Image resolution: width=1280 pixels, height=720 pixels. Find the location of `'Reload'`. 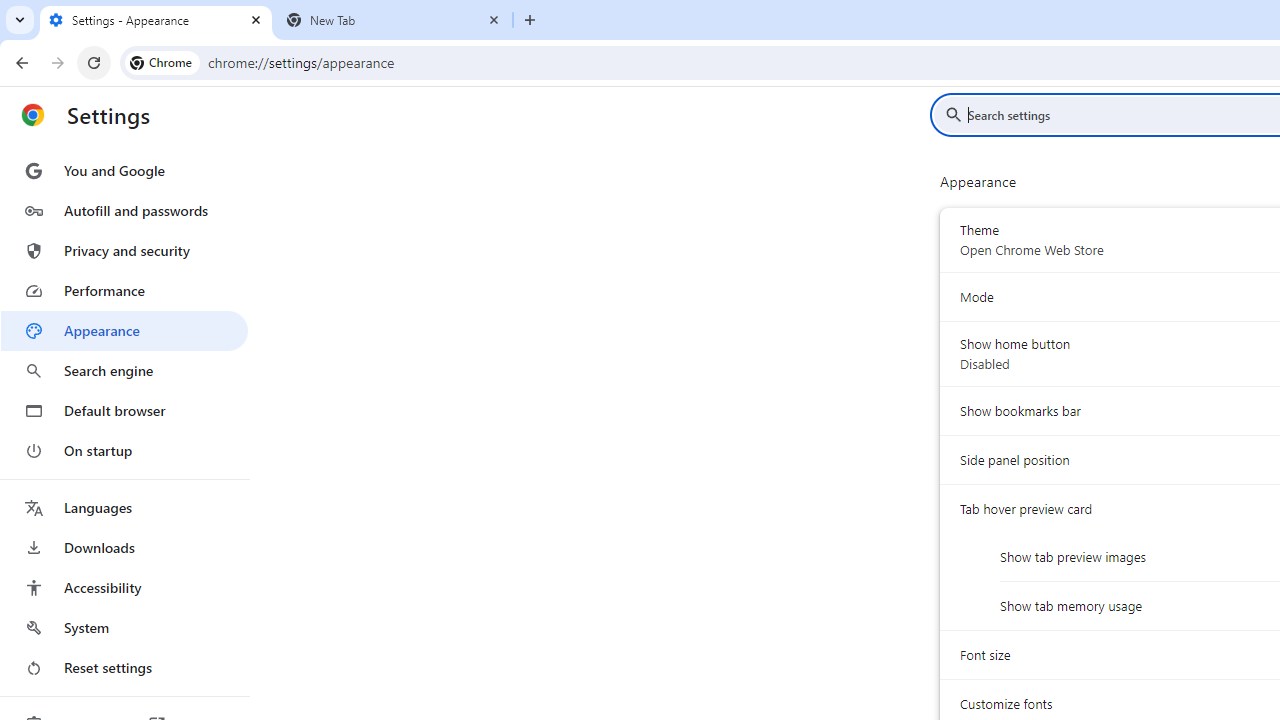

'Reload' is located at coordinates (93, 61).